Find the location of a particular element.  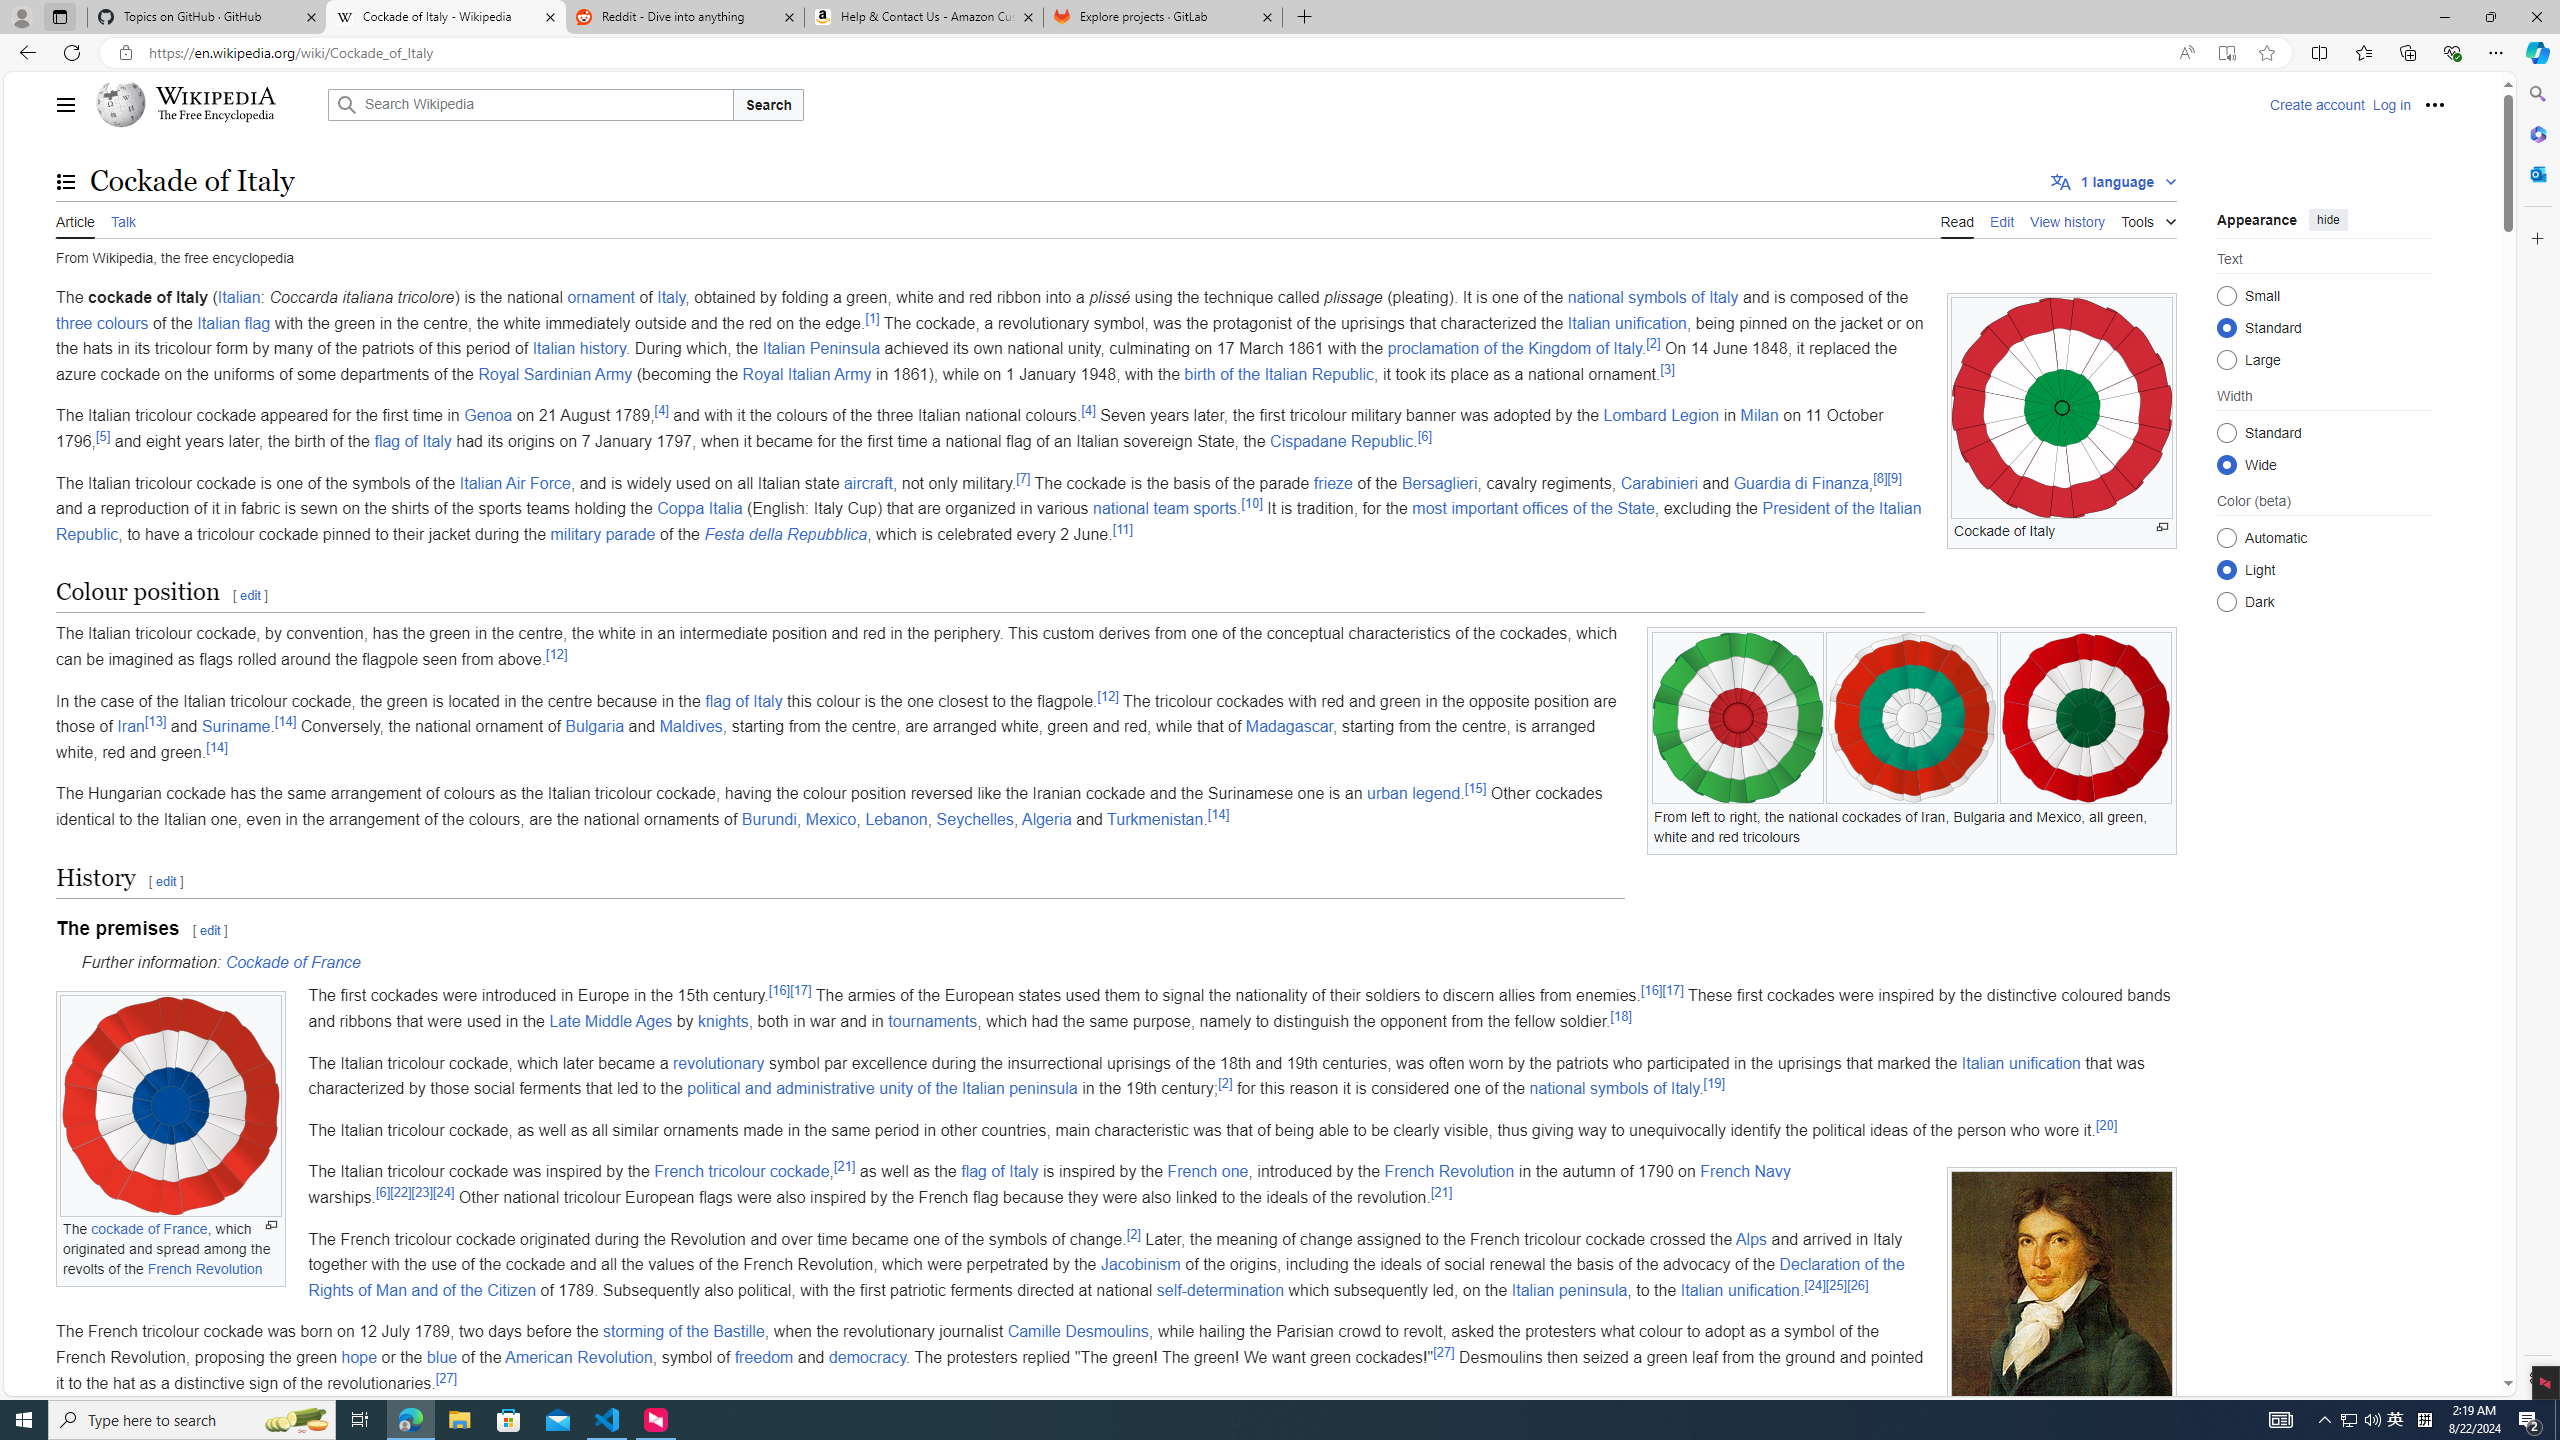

'Automatic' is located at coordinates (2226, 536).